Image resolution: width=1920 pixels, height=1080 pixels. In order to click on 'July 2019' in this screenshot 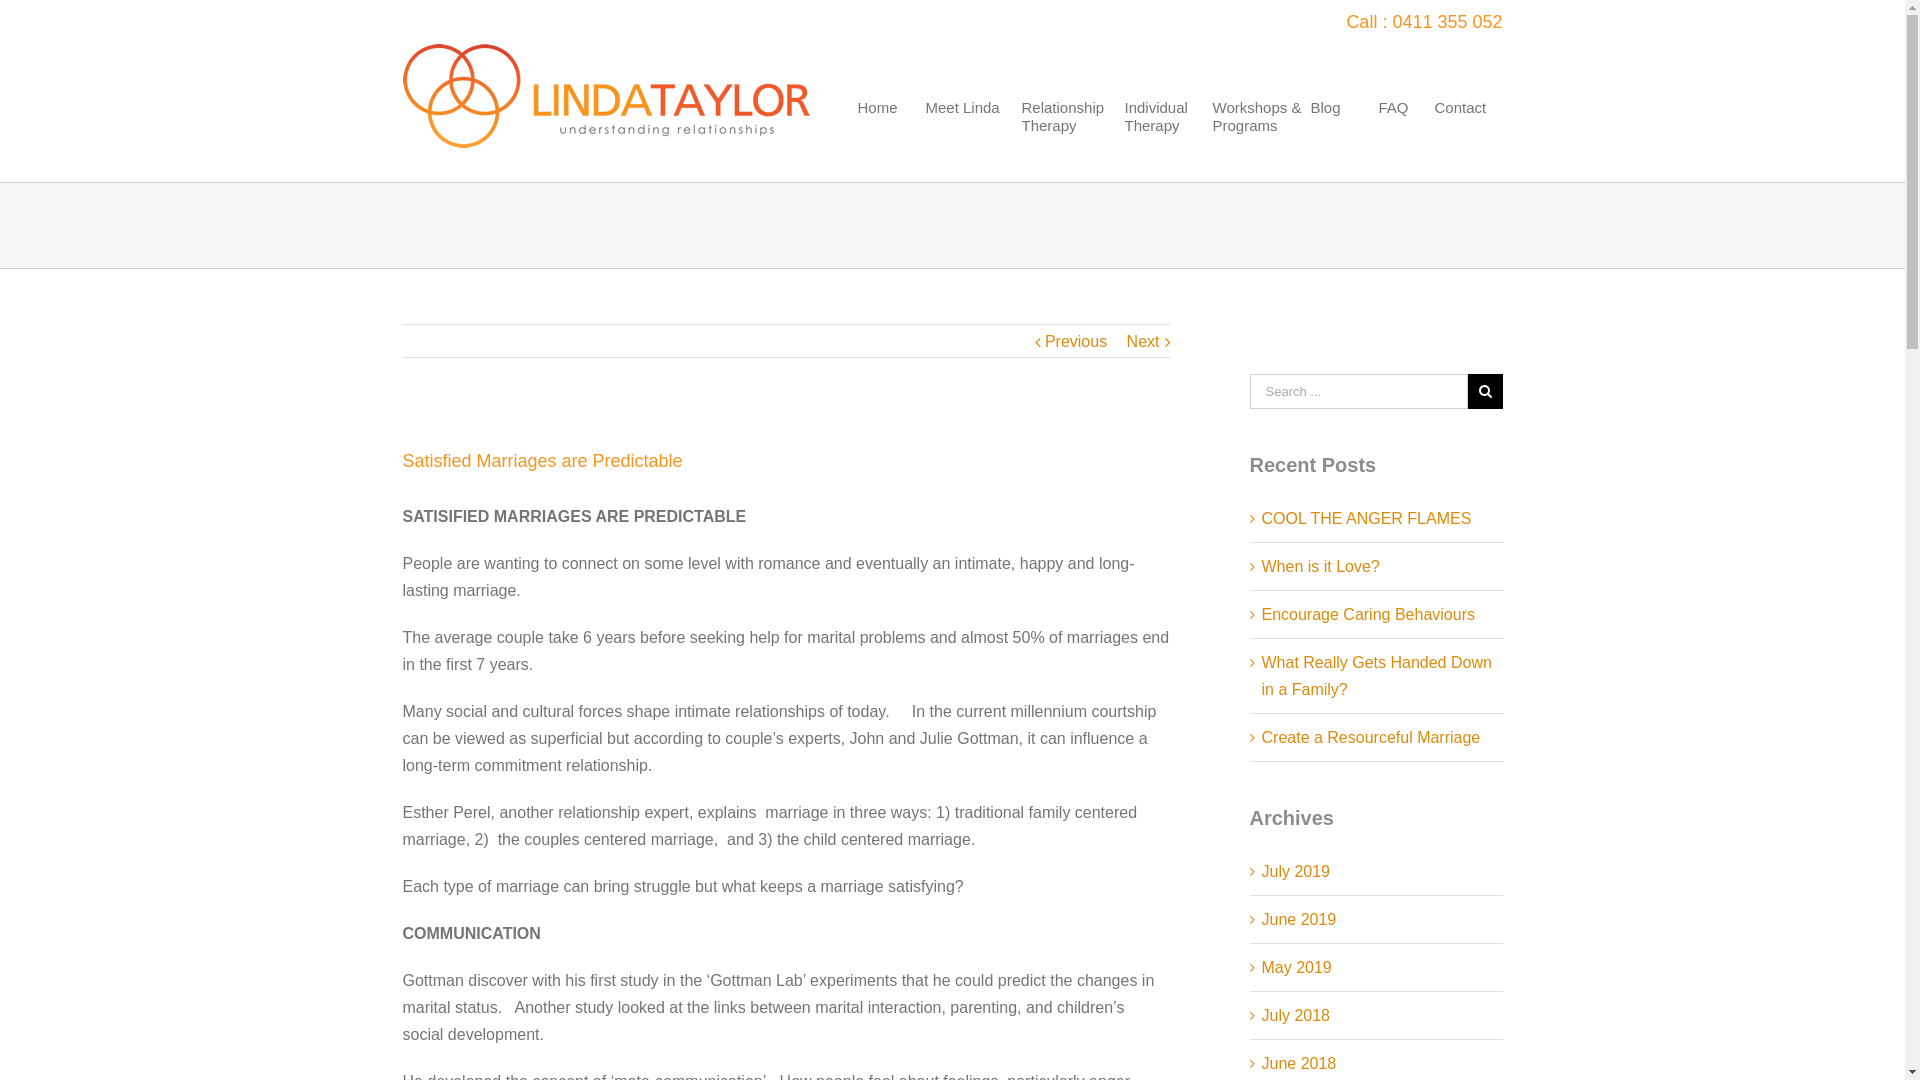, I will do `click(1296, 870)`.